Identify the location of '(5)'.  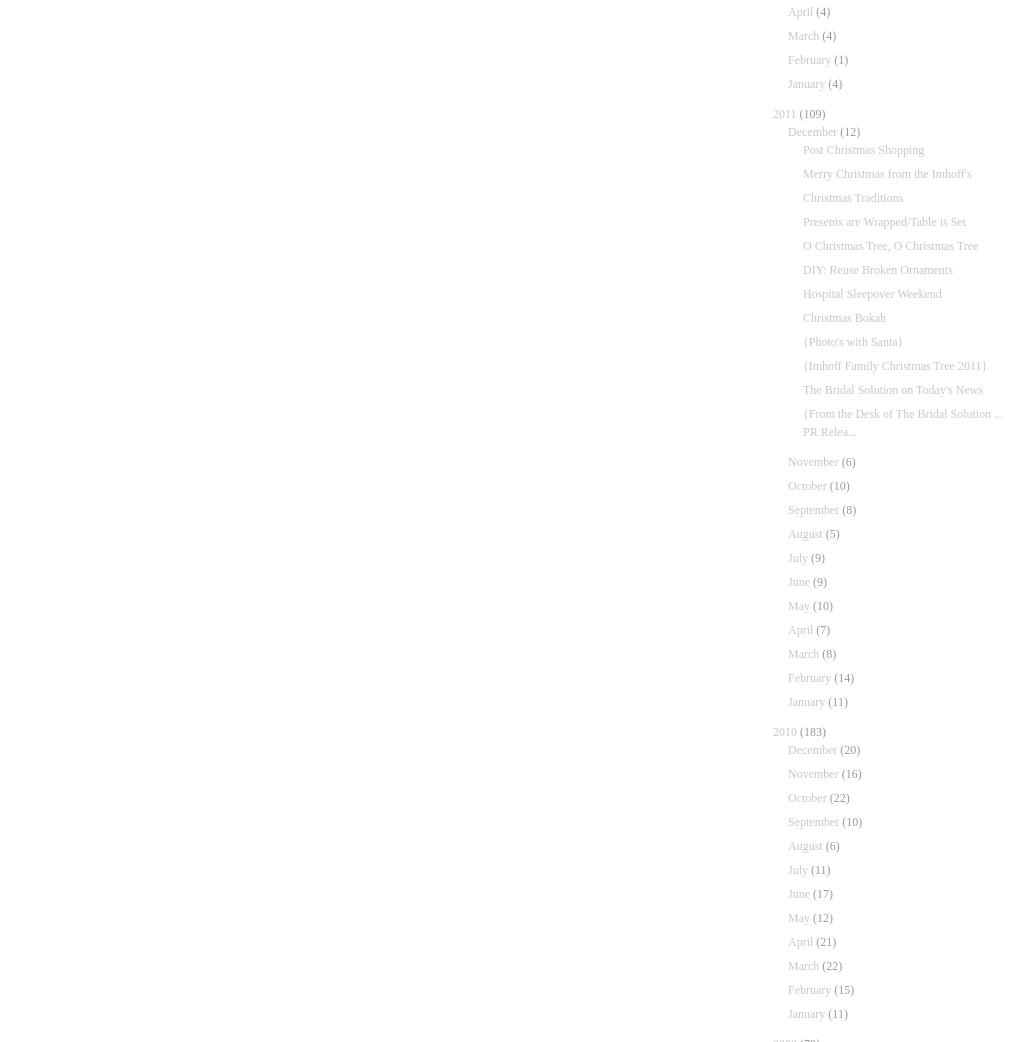
(831, 533).